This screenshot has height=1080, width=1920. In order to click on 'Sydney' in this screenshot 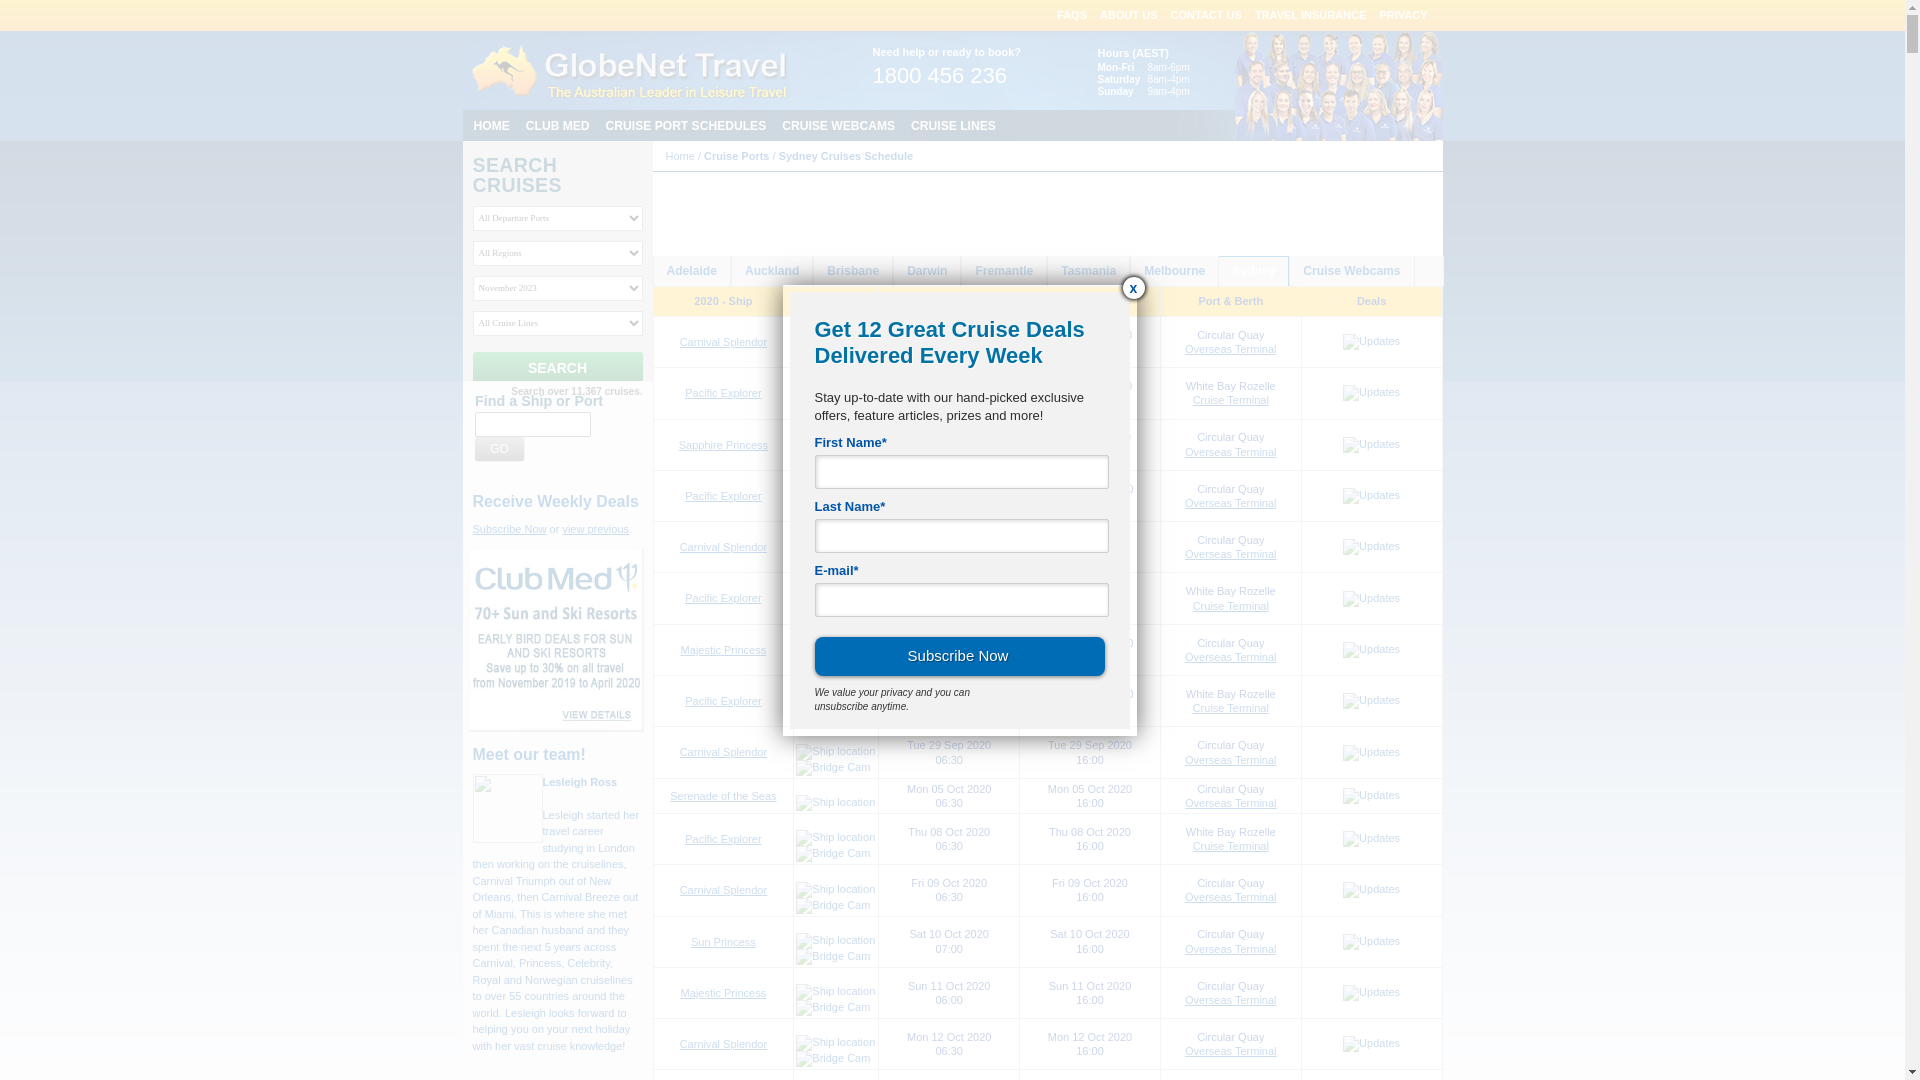, I will do `click(1252, 271)`.